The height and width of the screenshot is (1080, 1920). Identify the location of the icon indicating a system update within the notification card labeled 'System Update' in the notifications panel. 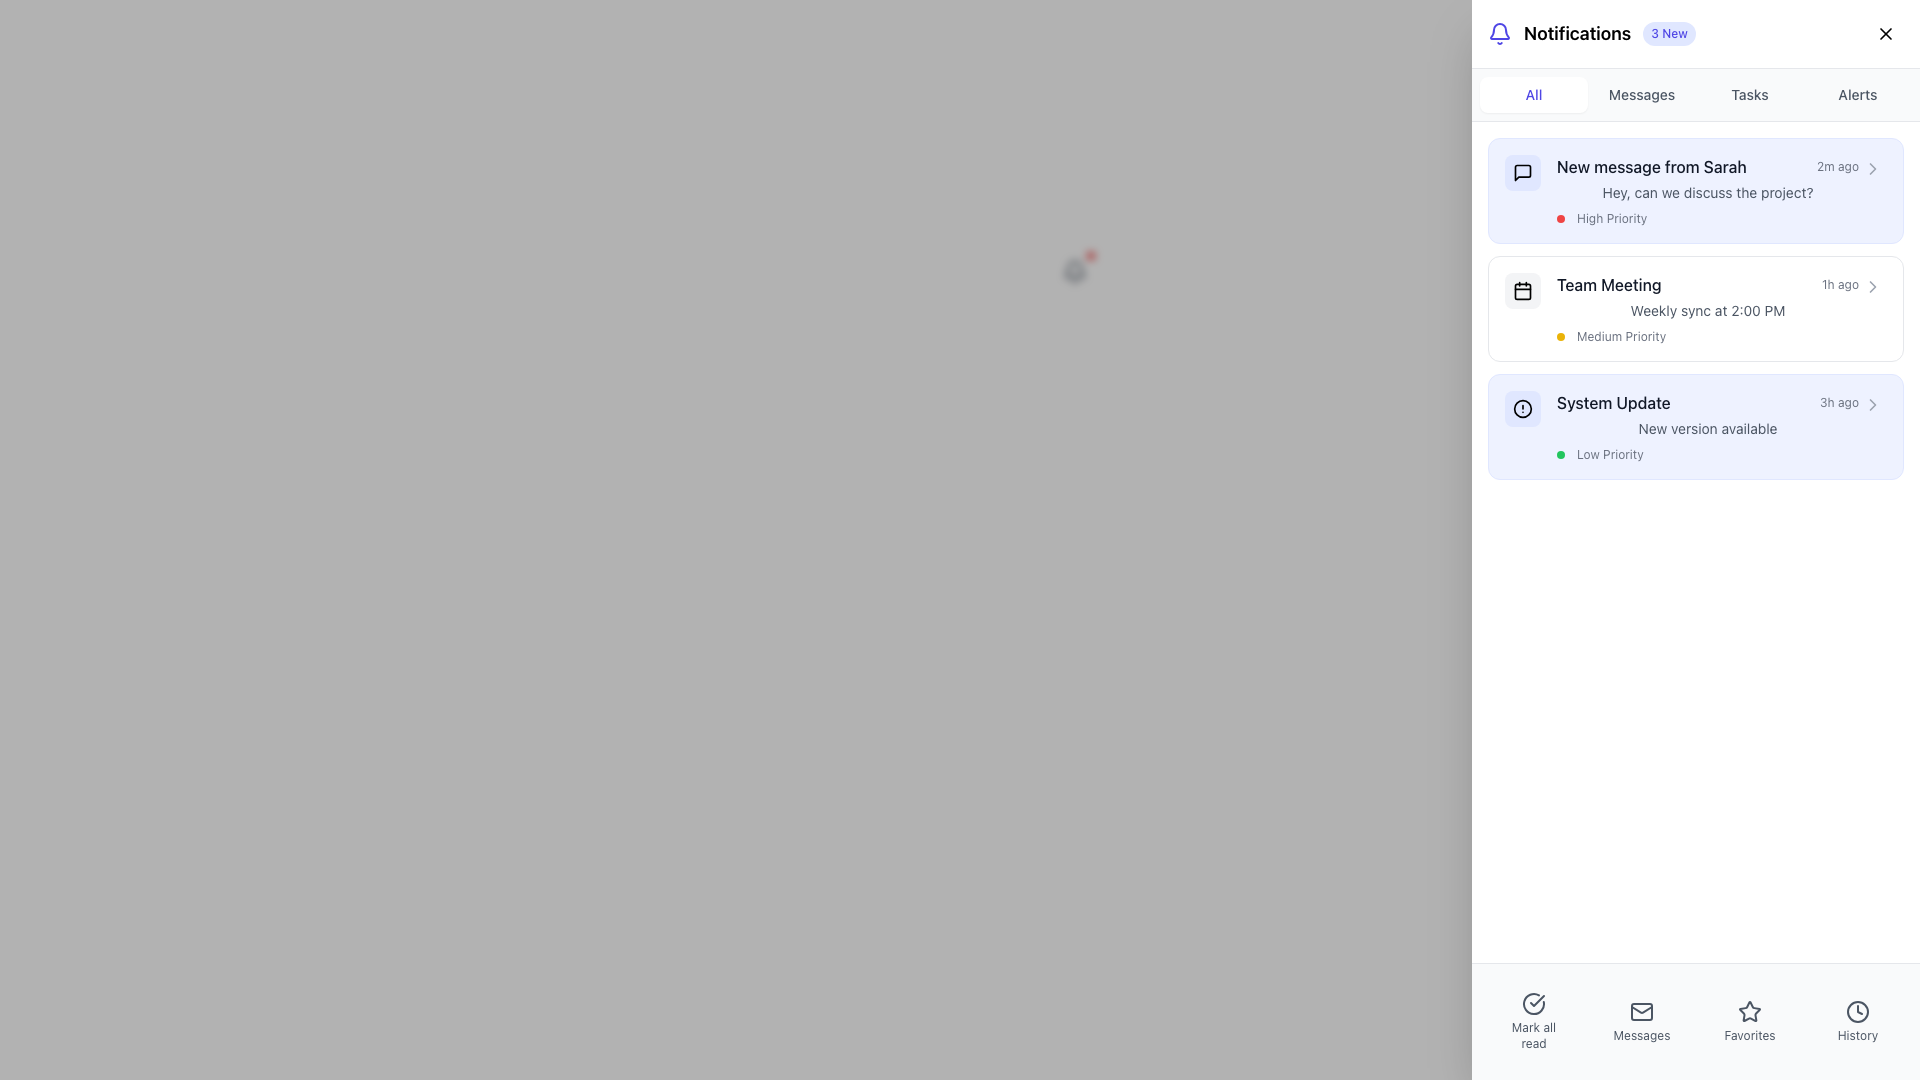
(1521, 407).